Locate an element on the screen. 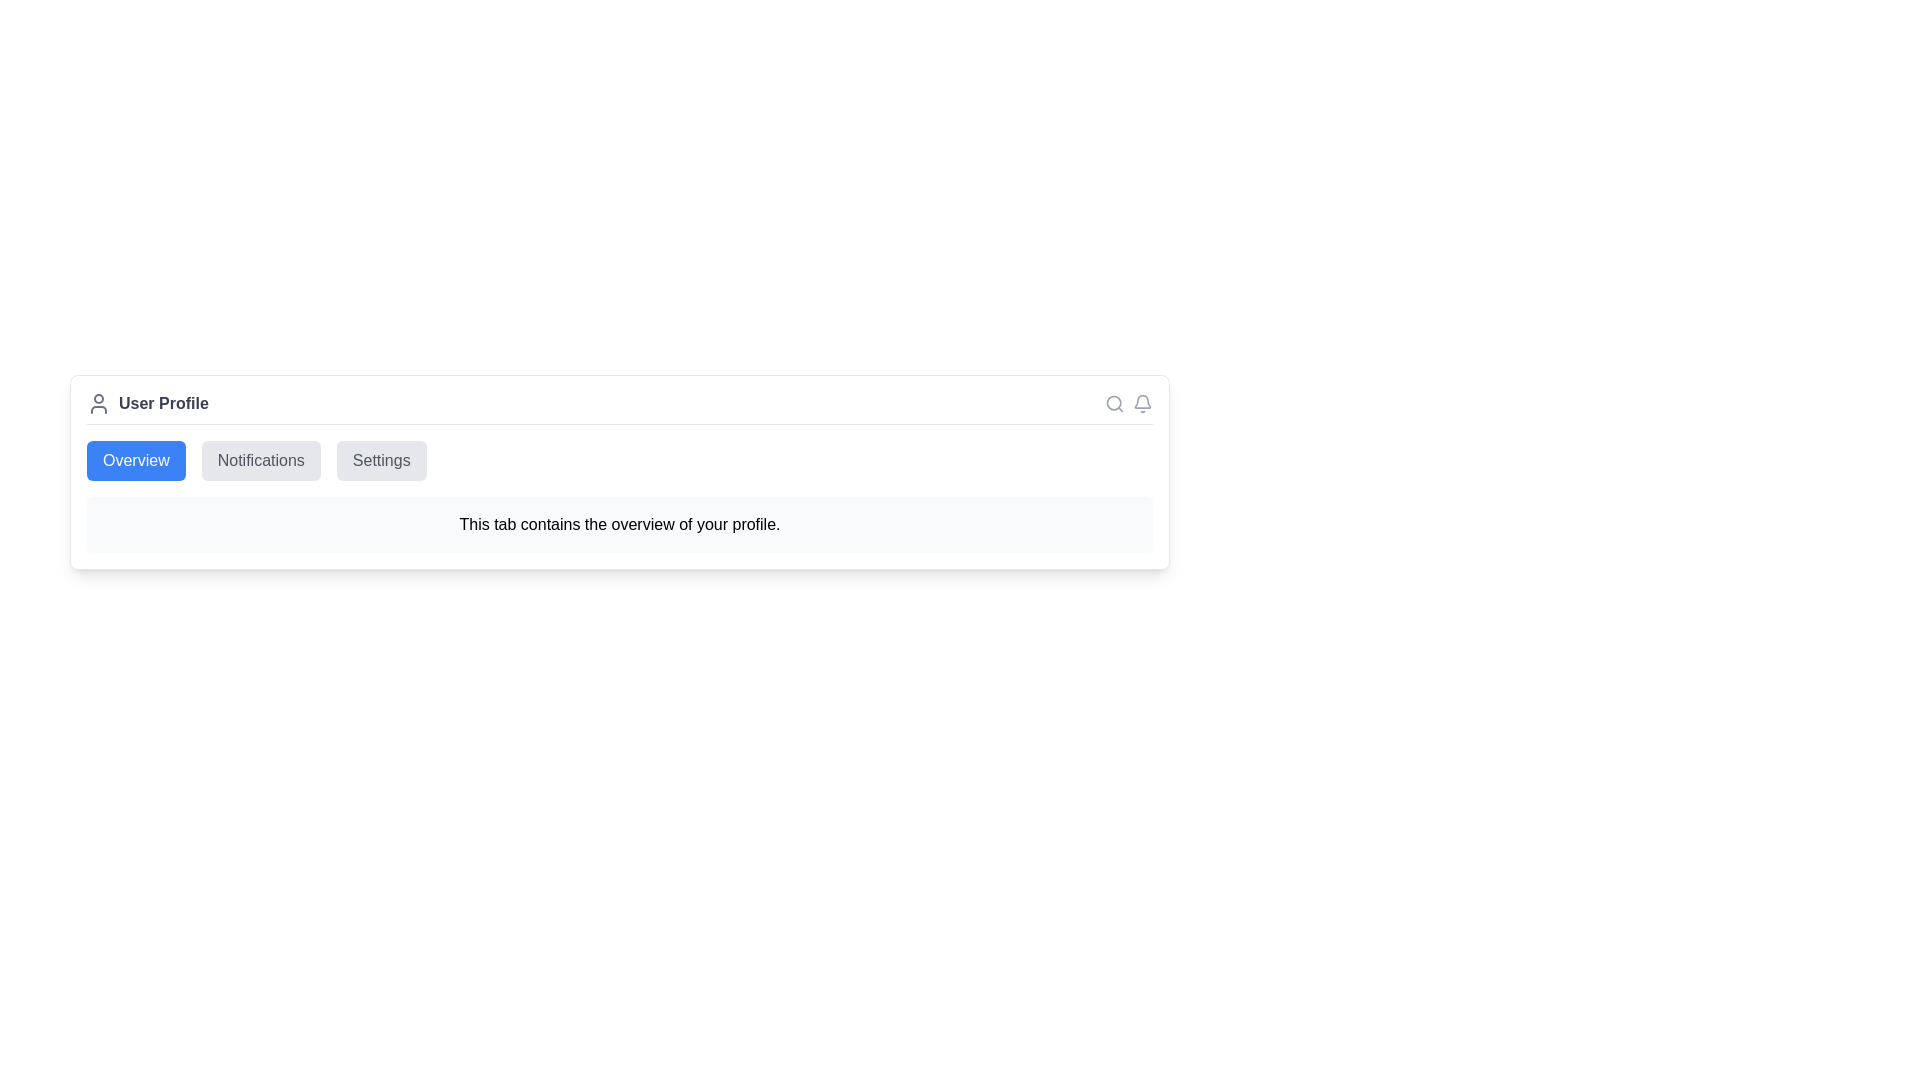  the 'User Profile' icon is located at coordinates (98, 404).